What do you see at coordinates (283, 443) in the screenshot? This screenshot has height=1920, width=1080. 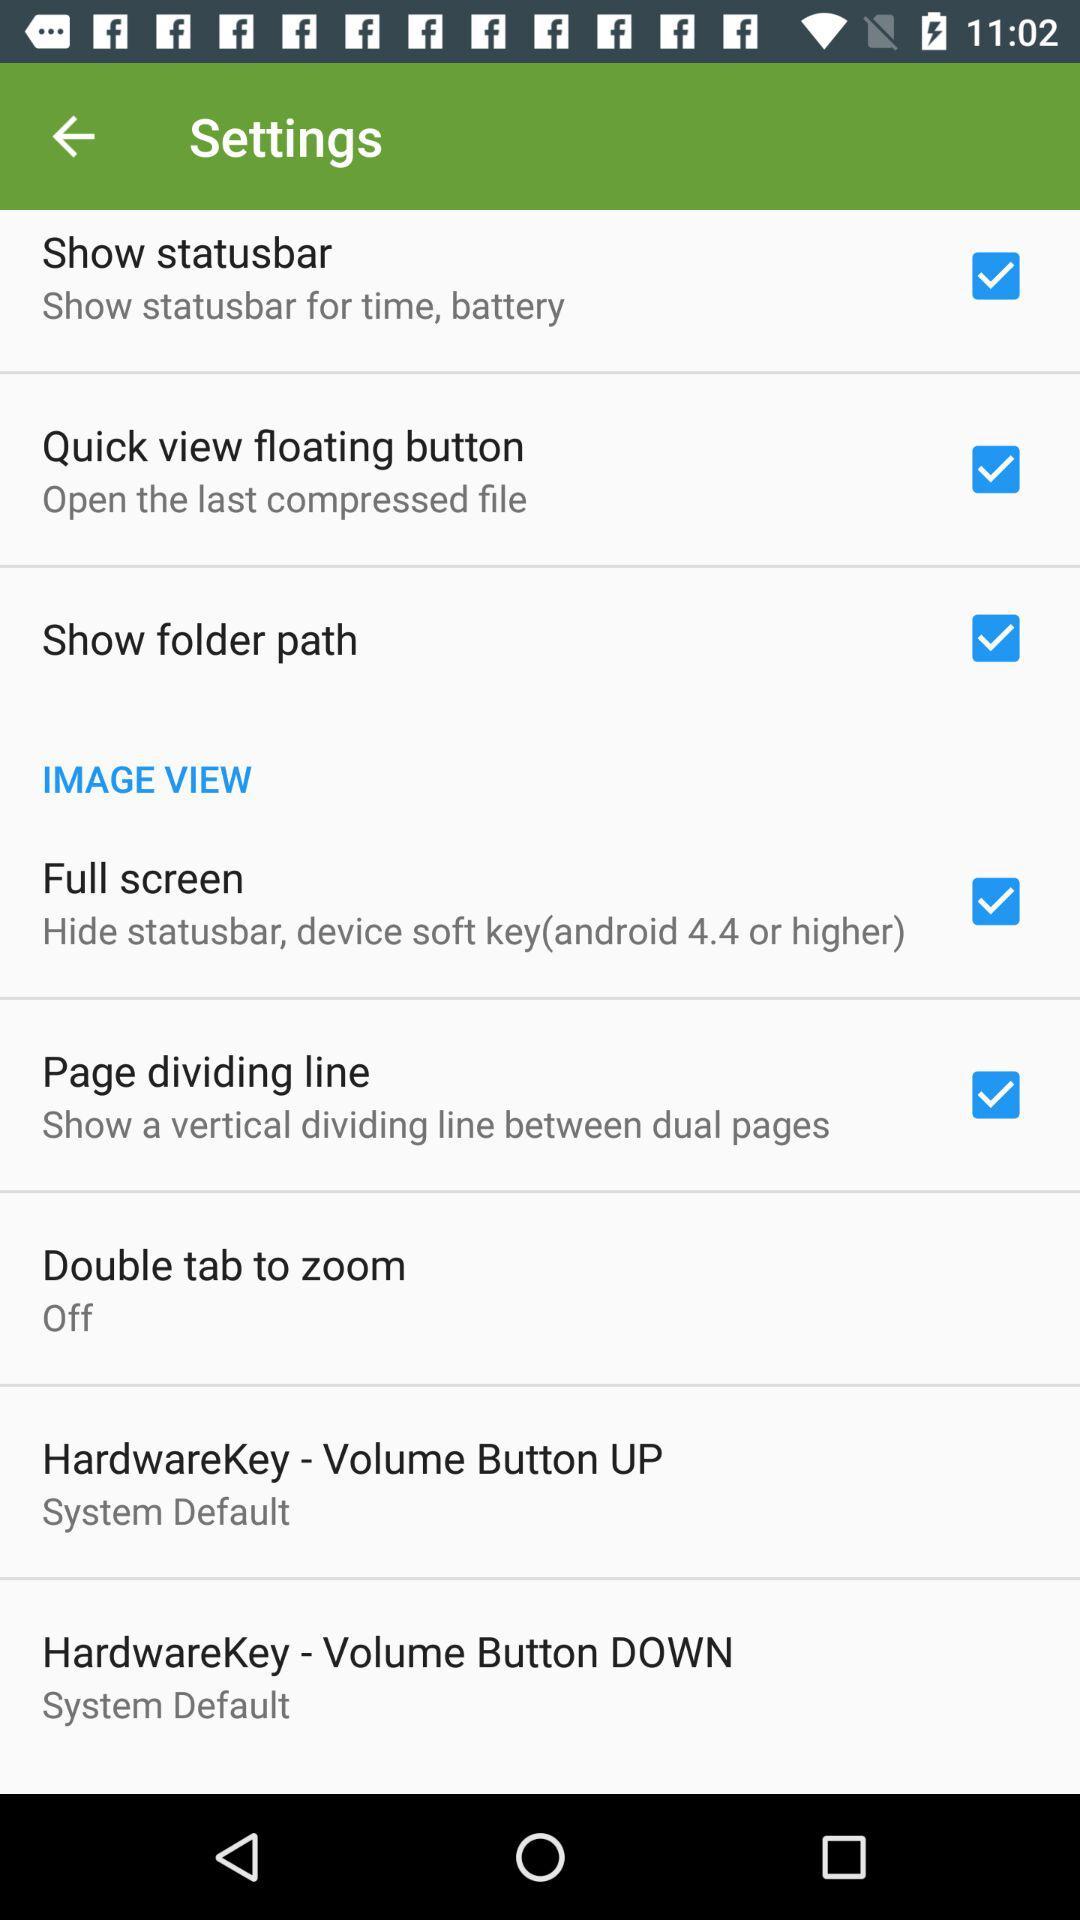 I see `the icon below show statusbar for` at bounding box center [283, 443].